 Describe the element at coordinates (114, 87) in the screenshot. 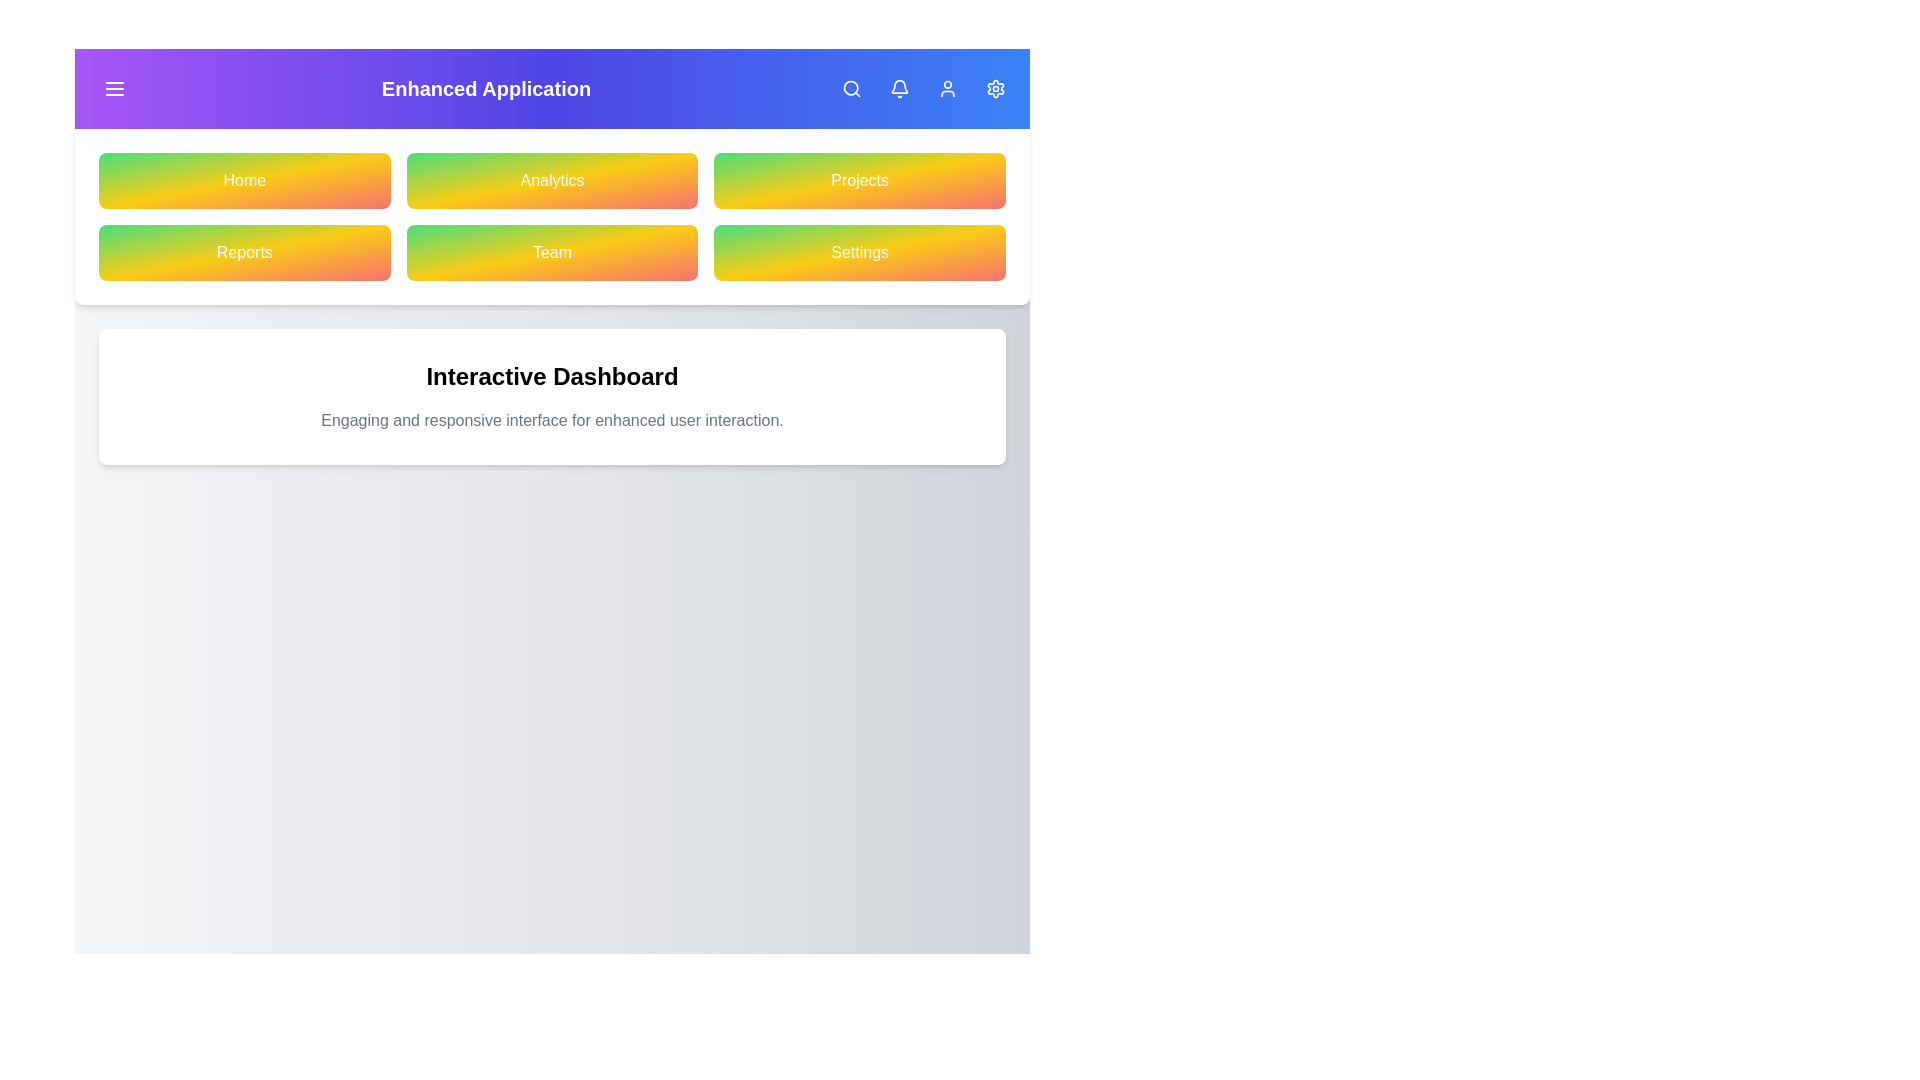

I see `menu button to toggle the visibility of the menu` at that location.